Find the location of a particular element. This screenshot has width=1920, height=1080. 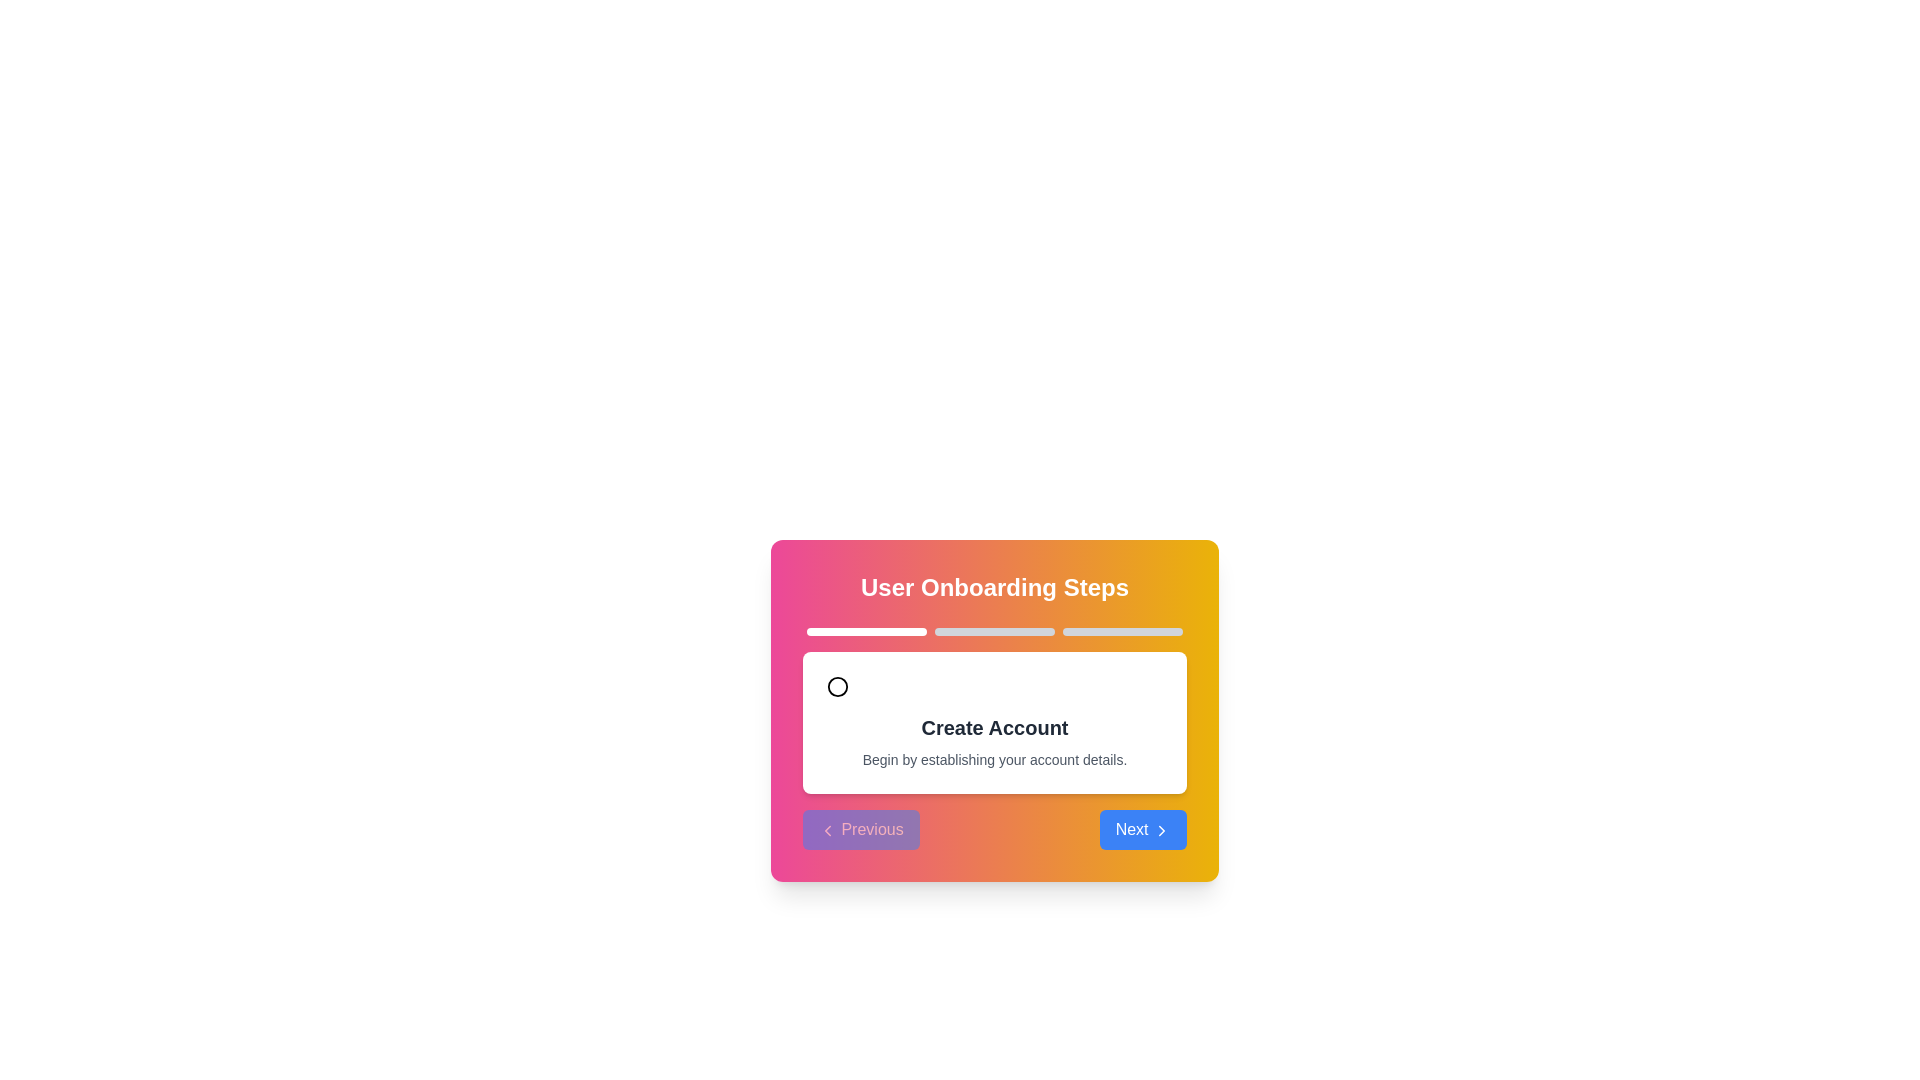

the second Progress Indicator Segment, which is a horizontally elongated rectangle with rounded corners, styled in light gray, located in the upper middle section of the user interface is located at coordinates (994, 632).